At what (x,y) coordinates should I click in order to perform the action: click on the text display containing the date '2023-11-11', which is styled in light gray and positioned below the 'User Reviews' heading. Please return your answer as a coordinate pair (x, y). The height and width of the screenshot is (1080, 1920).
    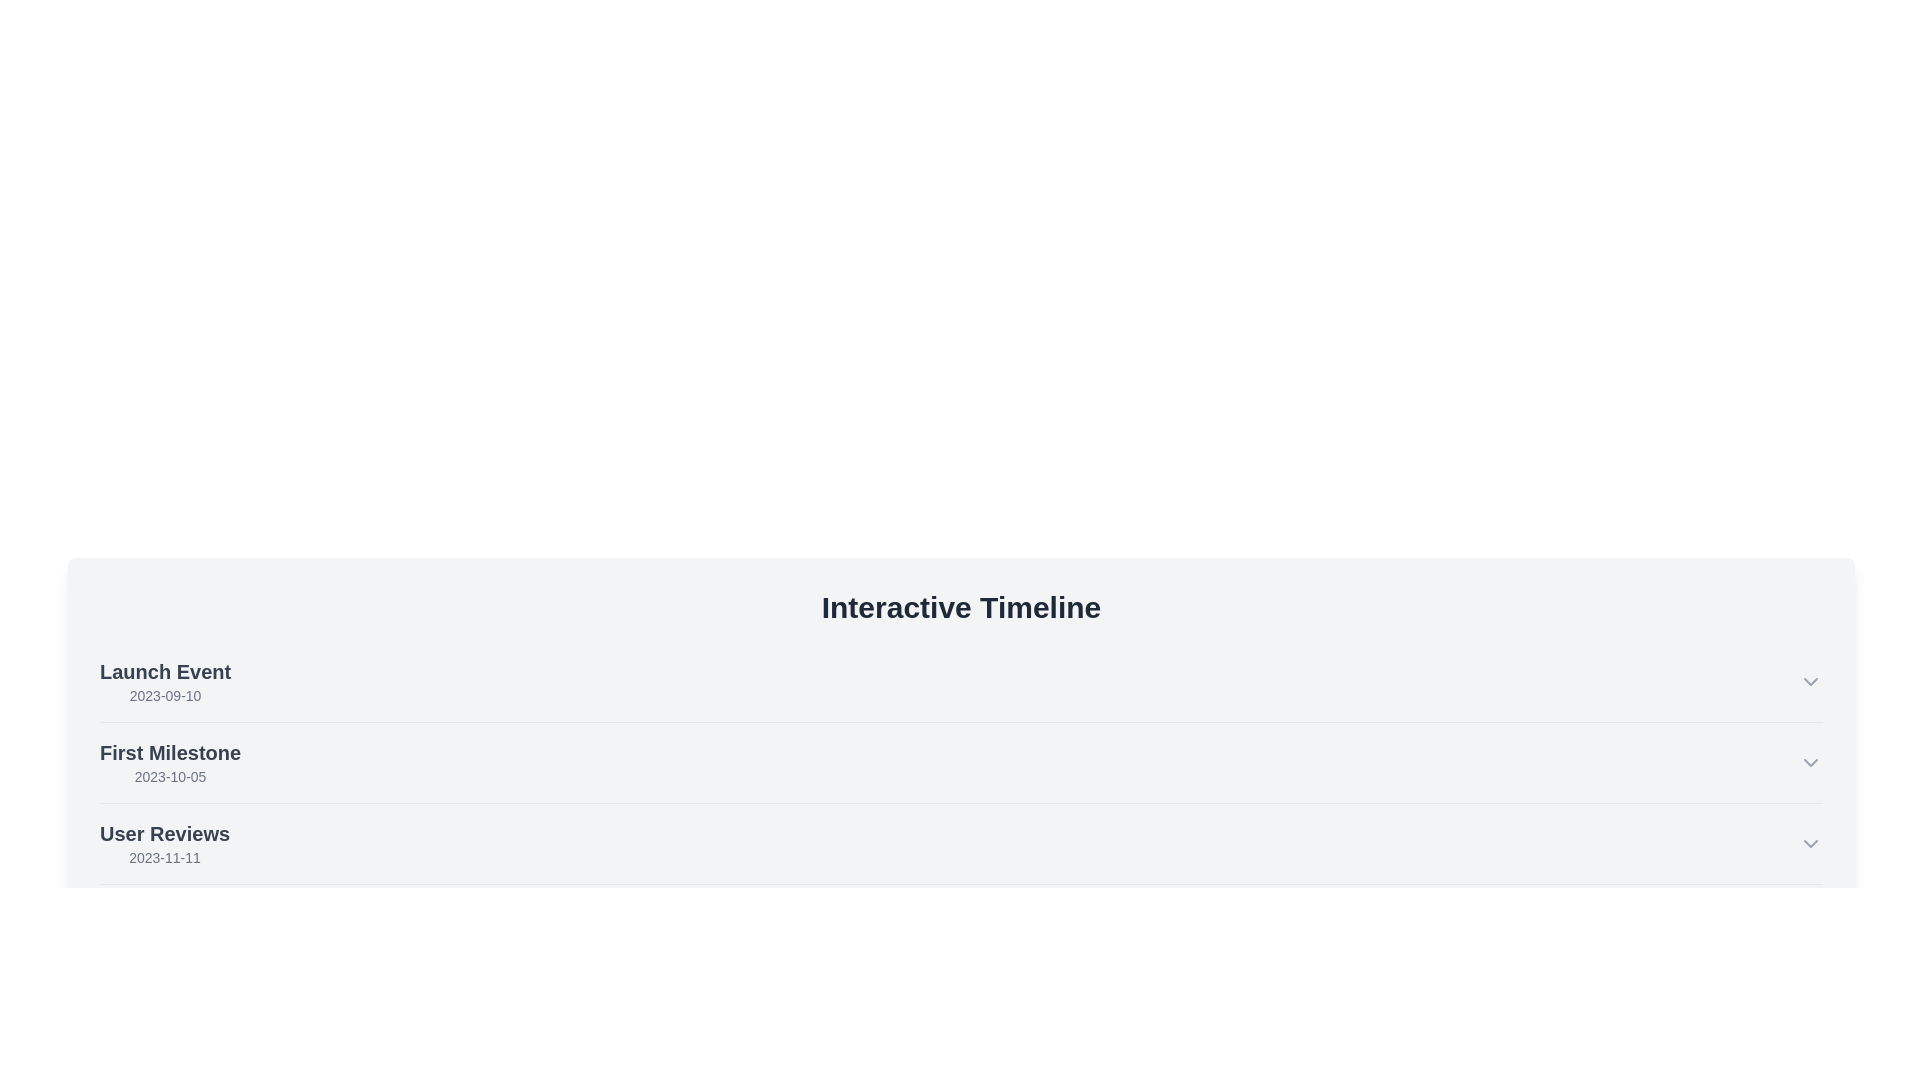
    Looking at the image, I should click on (165, 856).